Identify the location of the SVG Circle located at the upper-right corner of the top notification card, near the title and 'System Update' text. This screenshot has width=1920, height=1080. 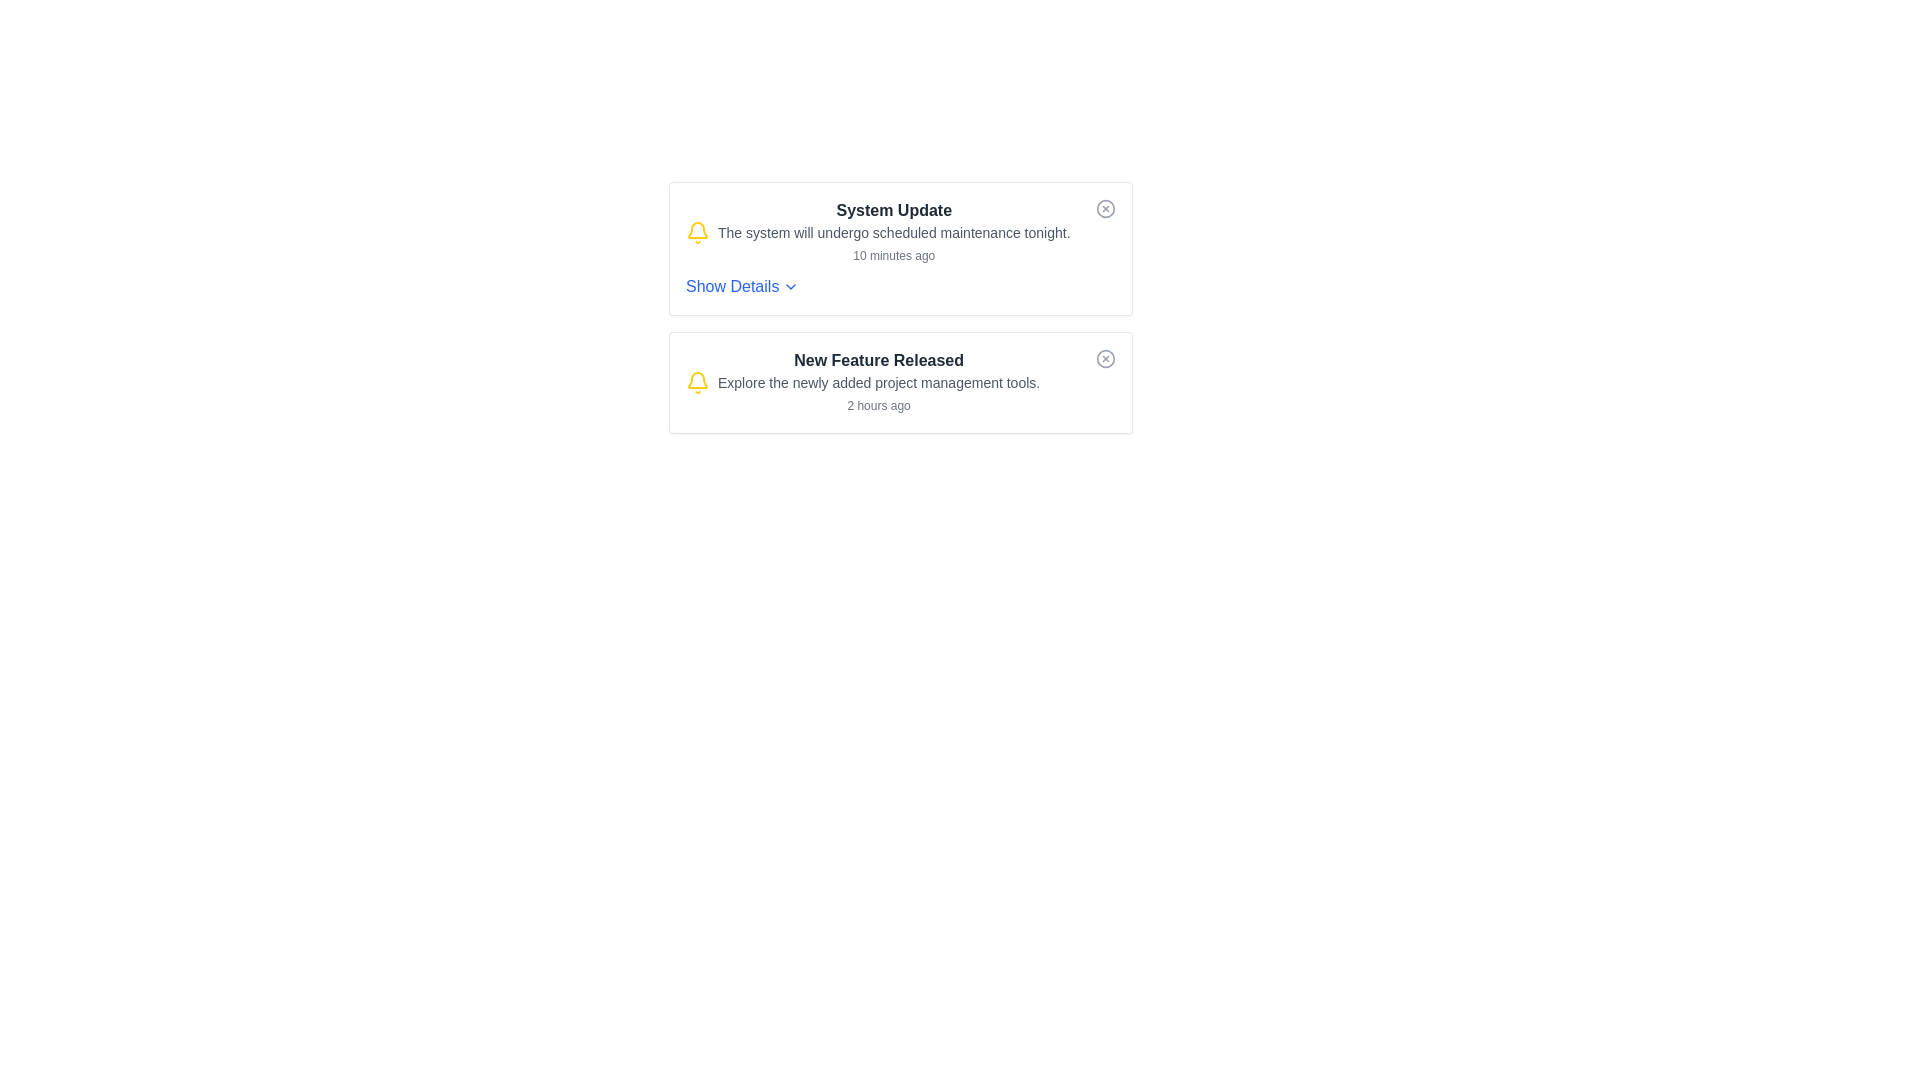
(1104, 208).